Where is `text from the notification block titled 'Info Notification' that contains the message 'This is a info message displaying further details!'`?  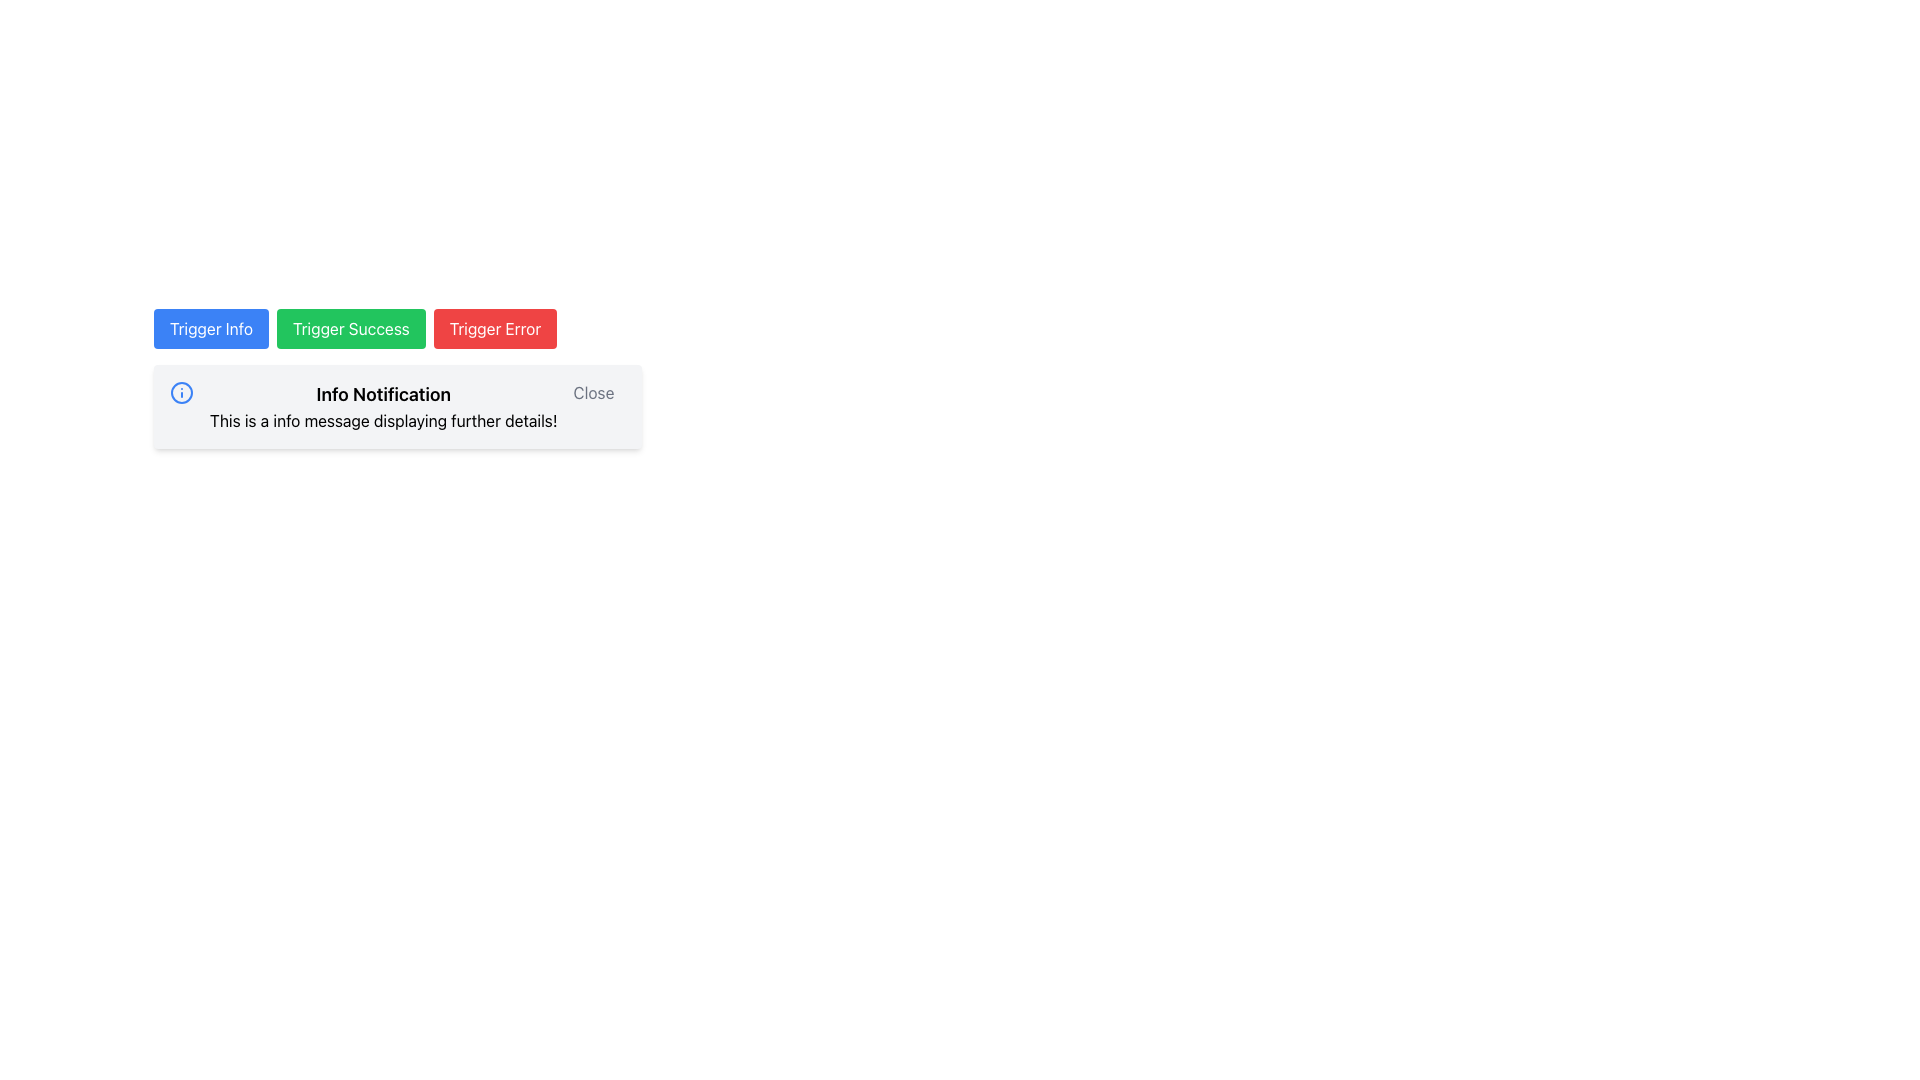
text from the notification block titled 'Info Notification' that contains the message 'This is a info message displaying further details!' is located at coordinates (383, 406).